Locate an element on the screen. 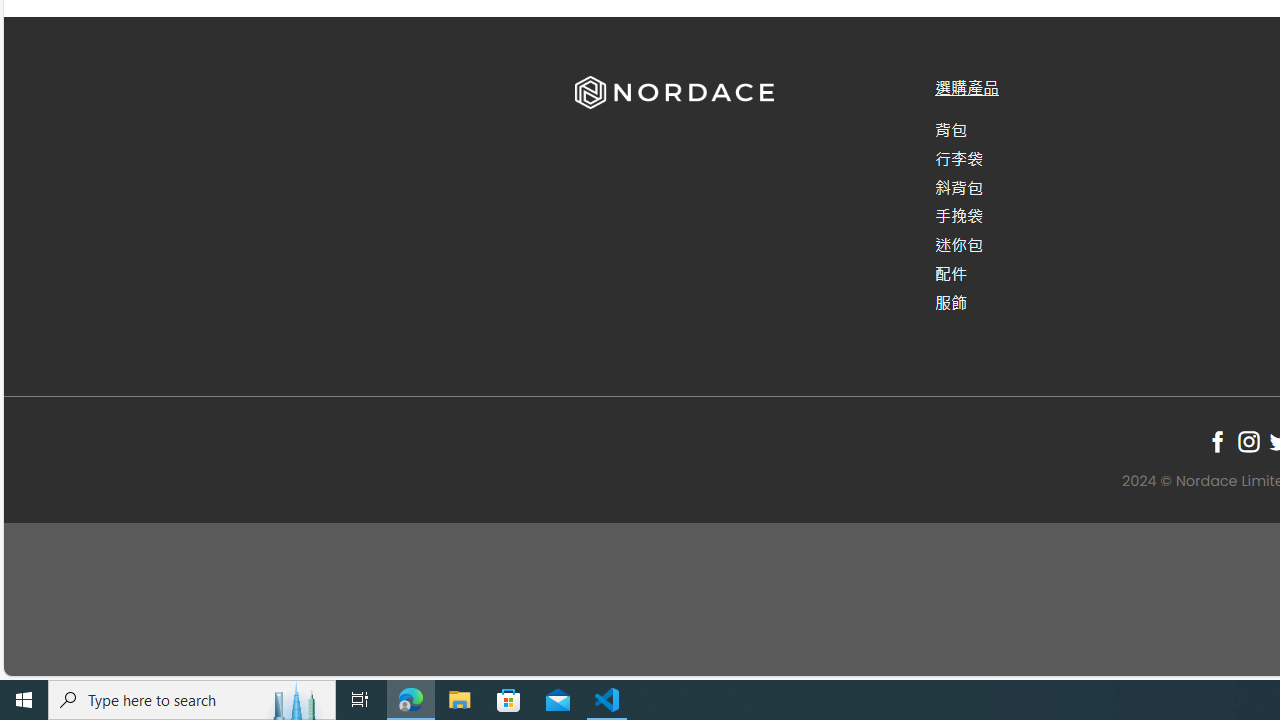  'Follow on Instagram' is located at coordinates (1247, 440).